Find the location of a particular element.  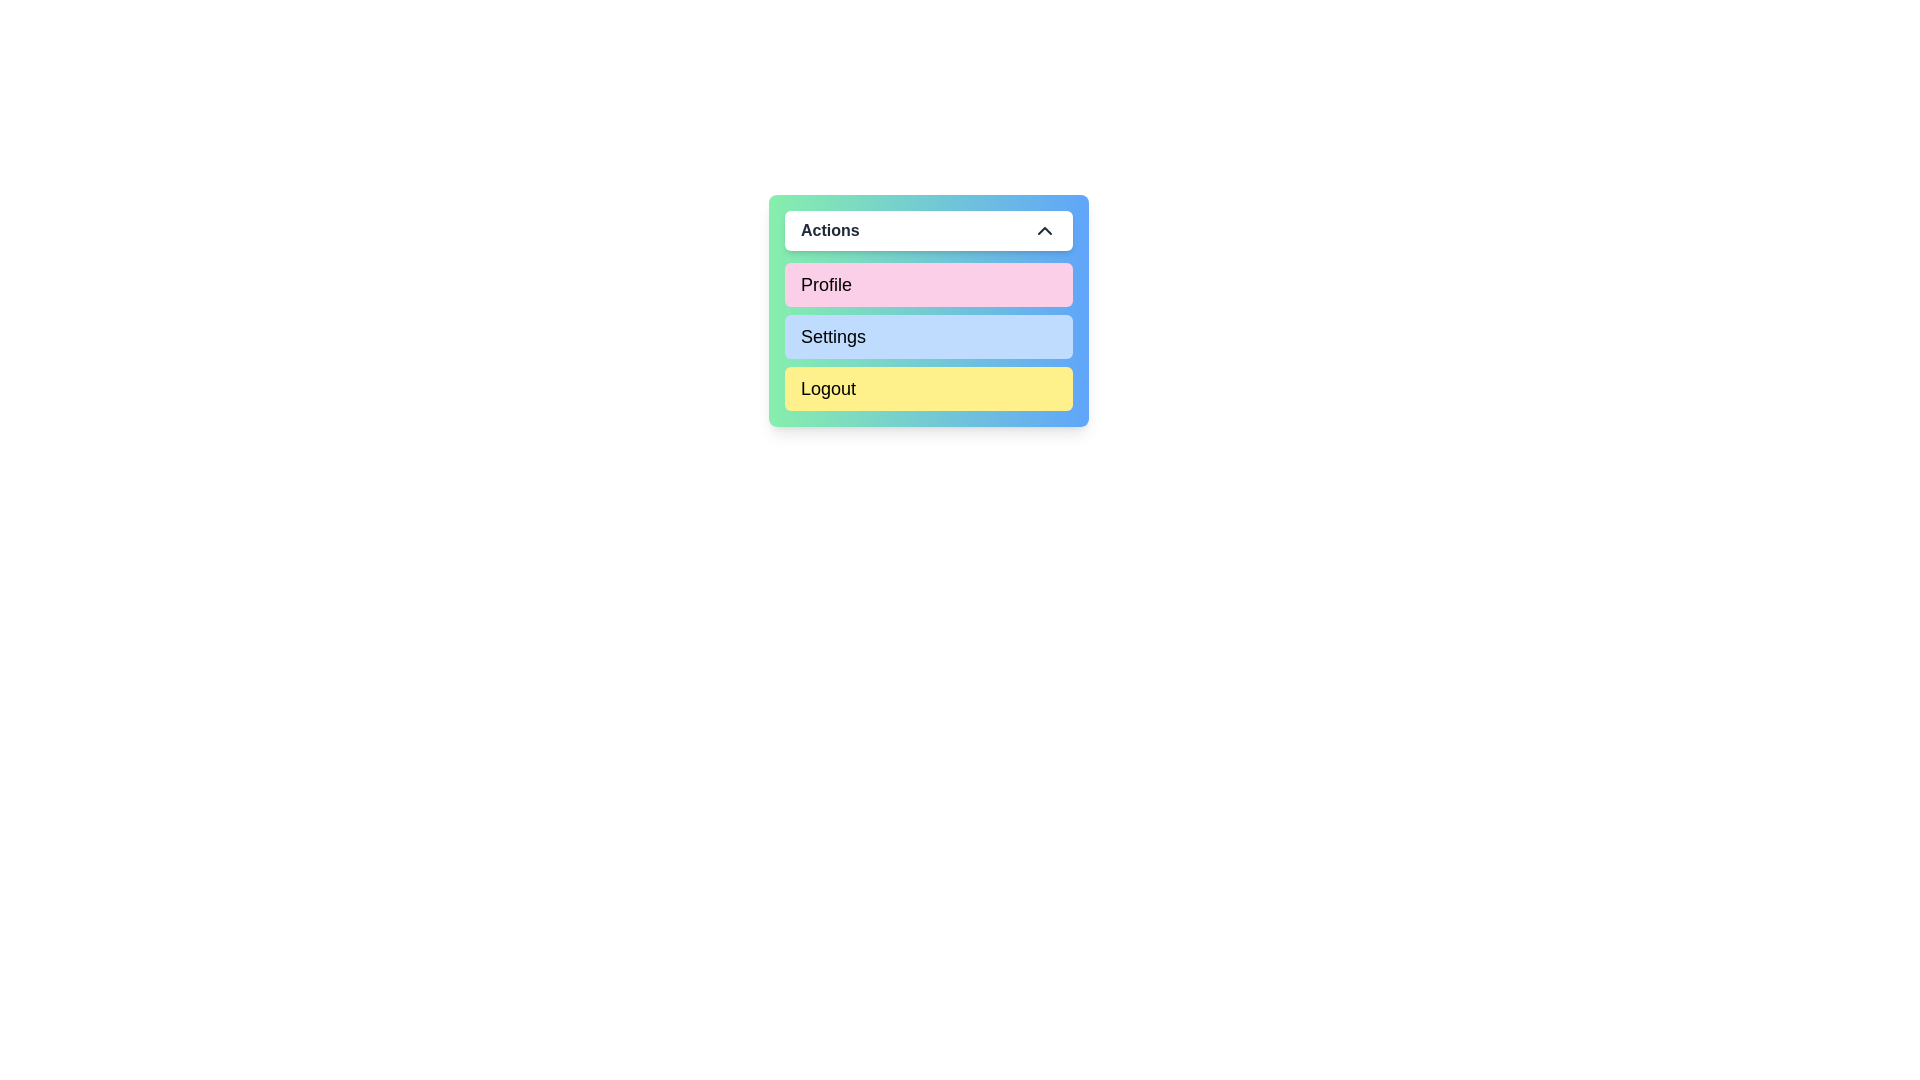

the 'Profile' button in the vertical navigation menu labeled 'Actions' is located at coordinates (928, 311).